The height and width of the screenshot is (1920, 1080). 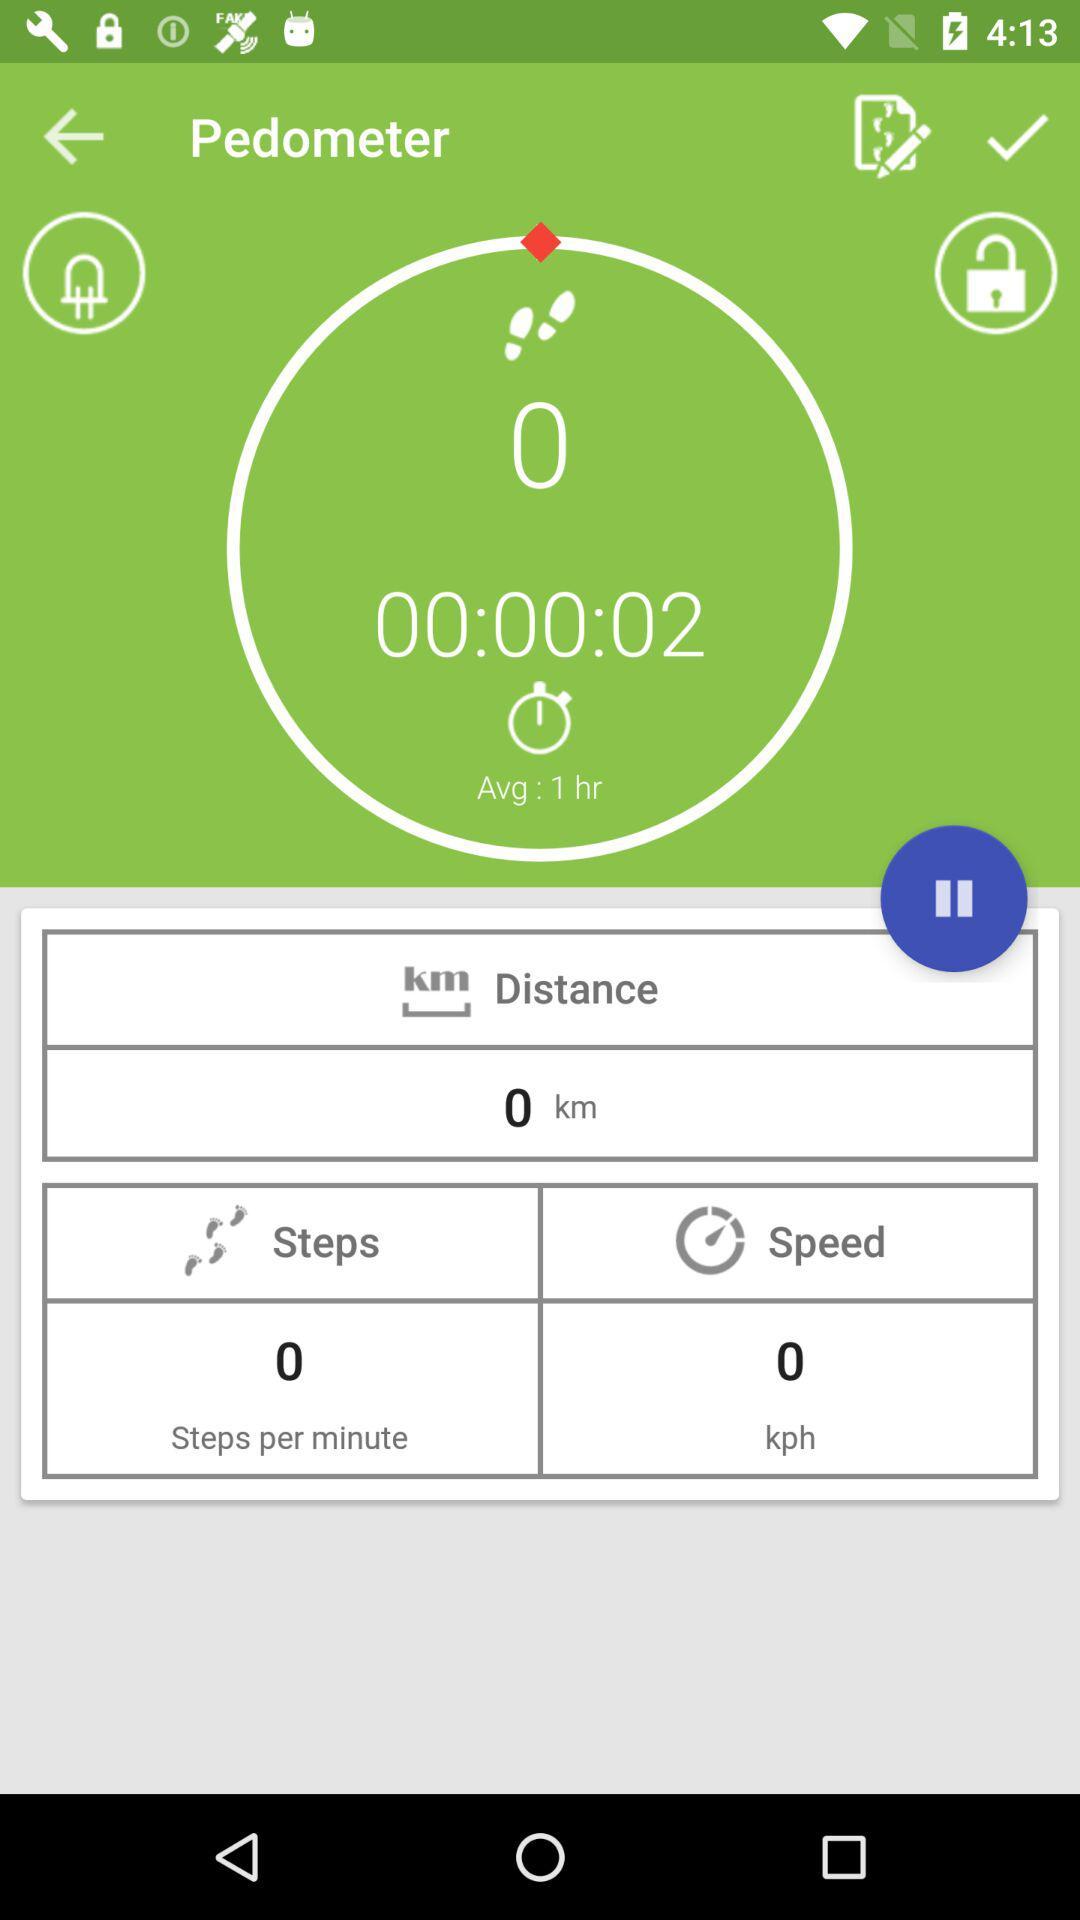 I want to click on icon next to pedometer item, so click(x=72, y=135).